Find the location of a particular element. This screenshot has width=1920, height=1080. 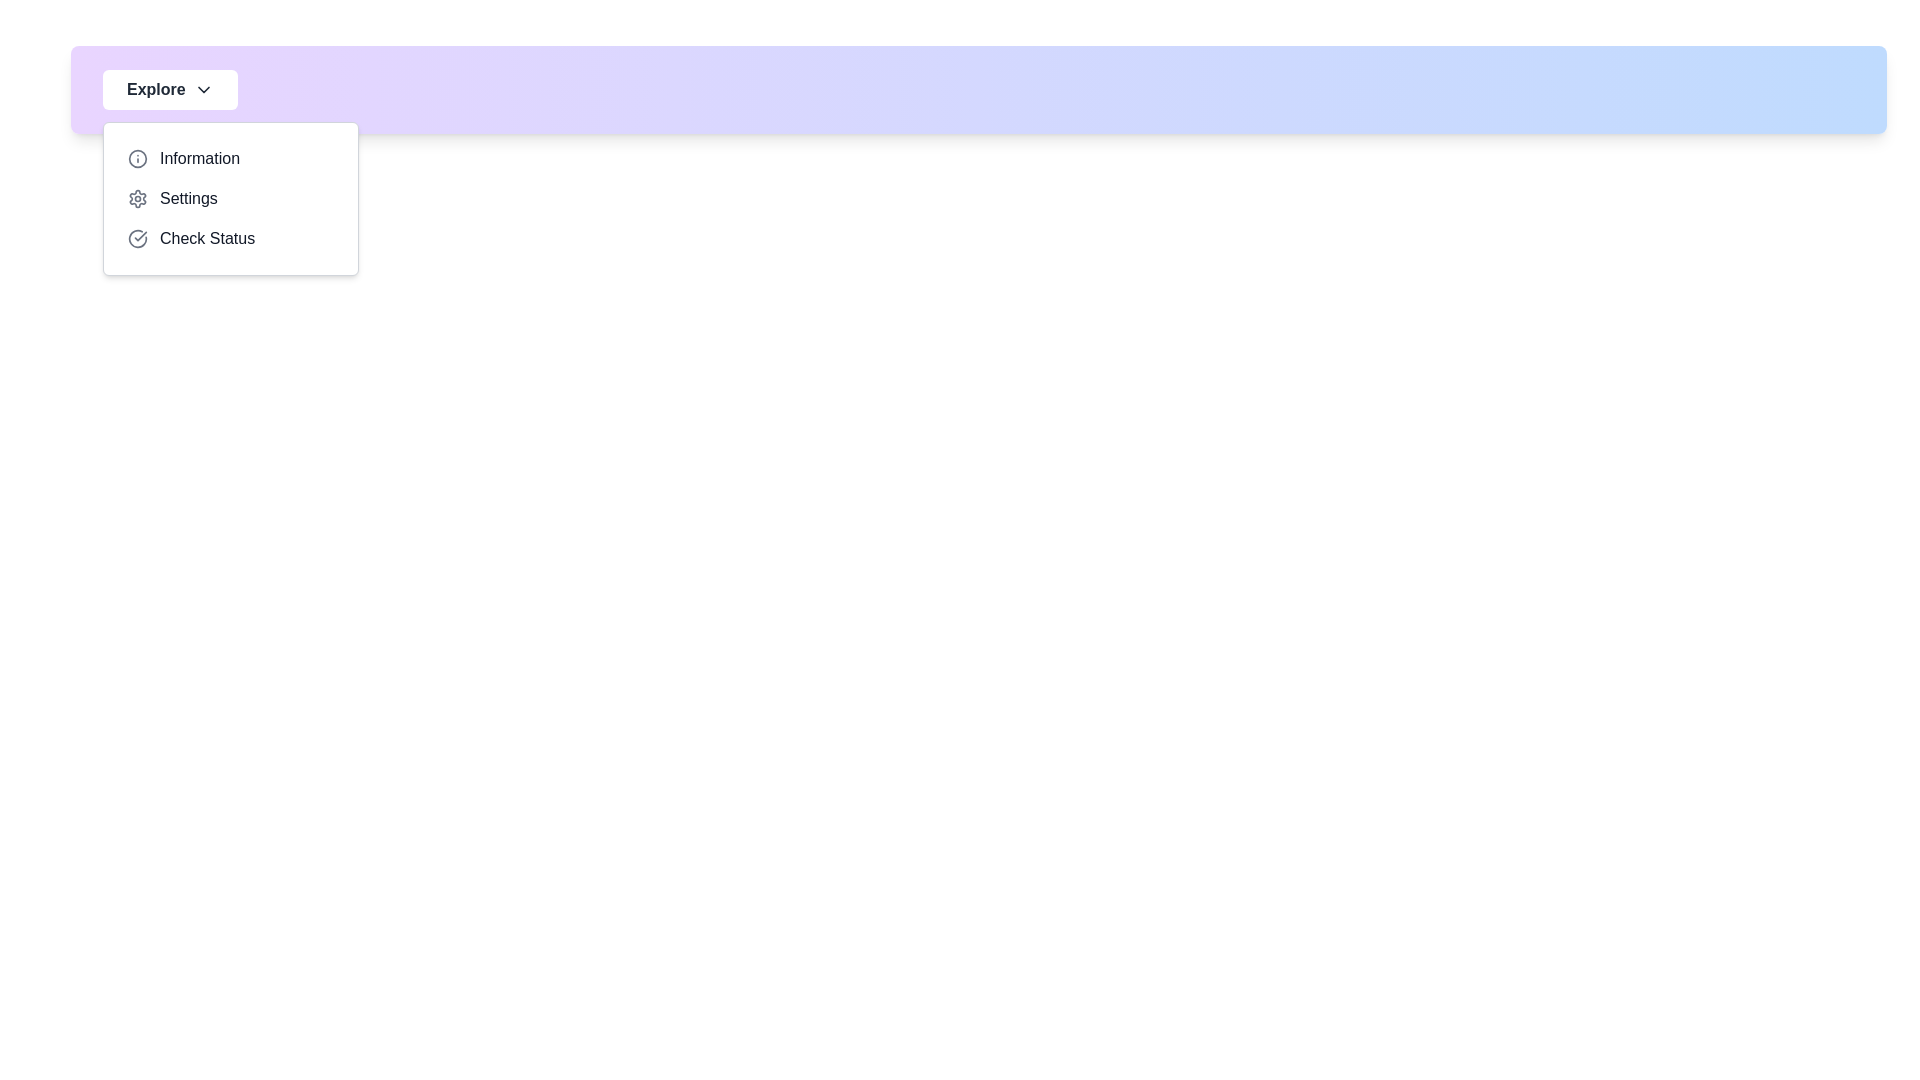

the 'Settings' menu item to select it is located at coordinates (230, 199).